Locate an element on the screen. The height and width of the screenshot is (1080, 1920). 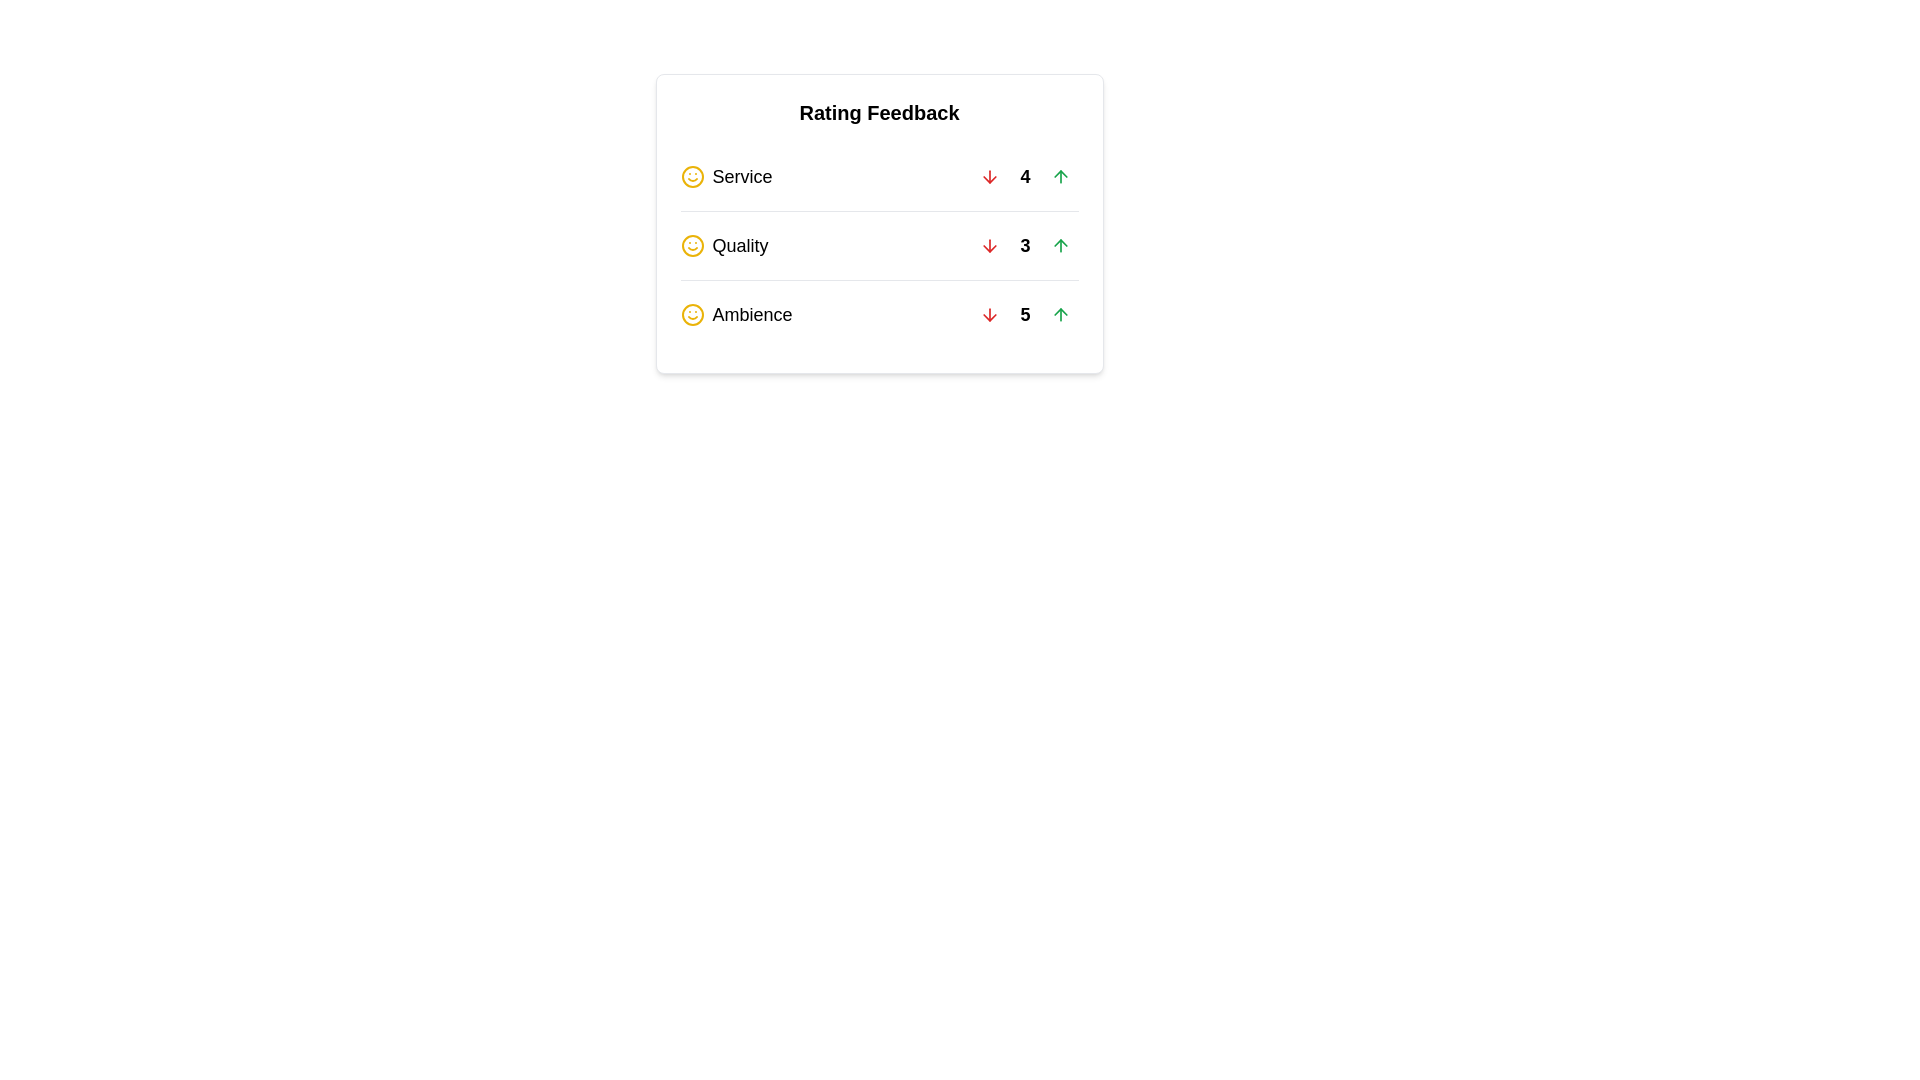
the button to the left of the number '3' in the 'Quality' section to decrease the rating for the Quality metric is located at coordinates (990, 245).